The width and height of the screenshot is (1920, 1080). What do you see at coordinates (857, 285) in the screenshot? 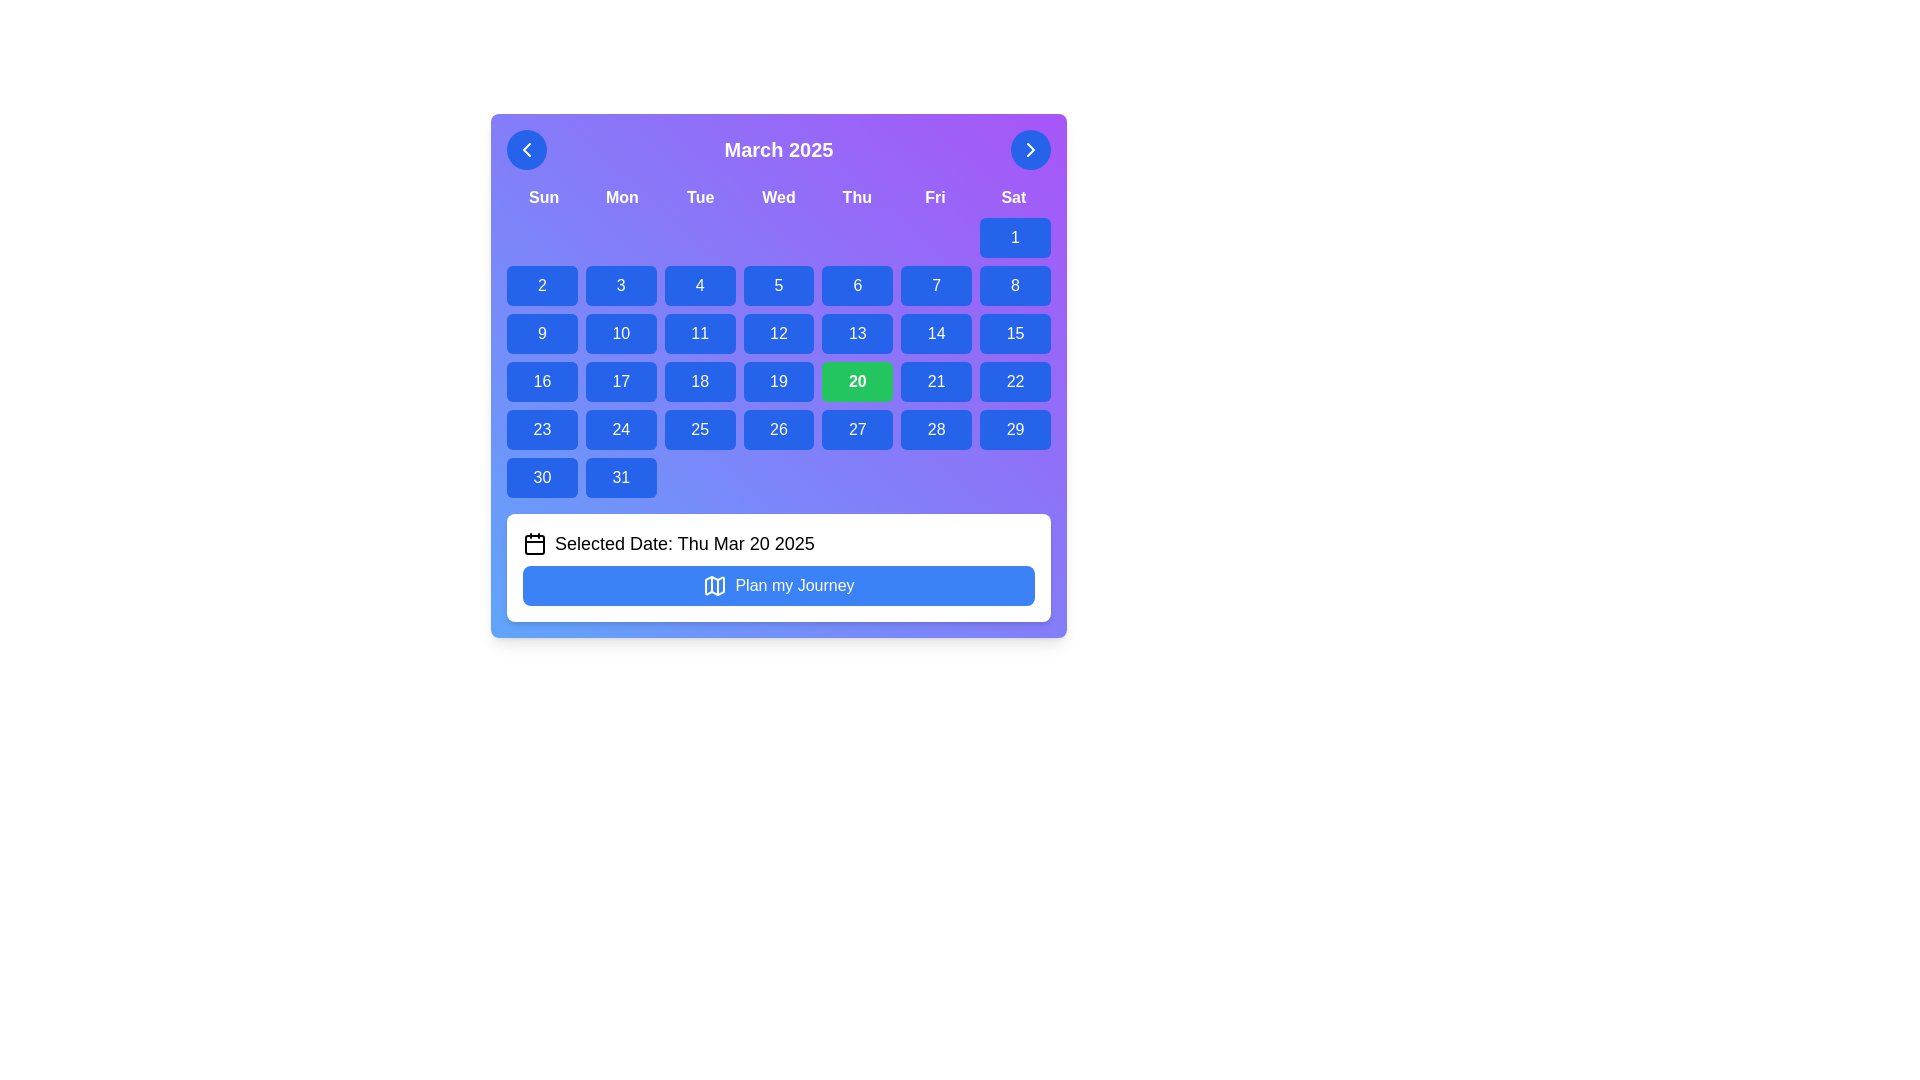
I see `the interactive date selection button for the 6th of the month, located in the second row and fifth column under 'Thu' in the calendar interface to change its background color` at bounding box center [857, 285].